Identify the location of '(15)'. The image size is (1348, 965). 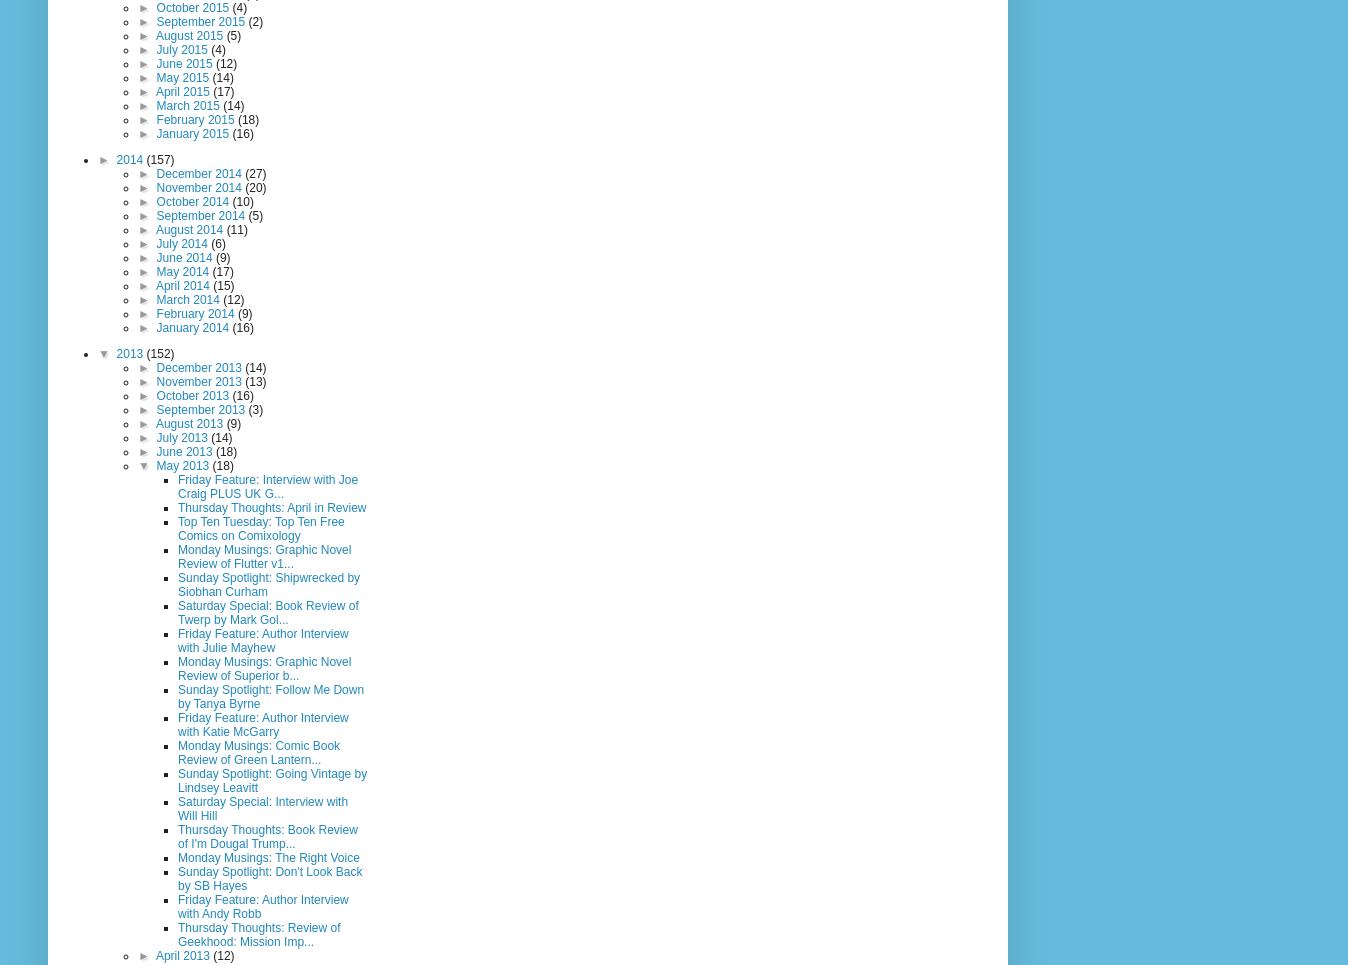
(223, 286).